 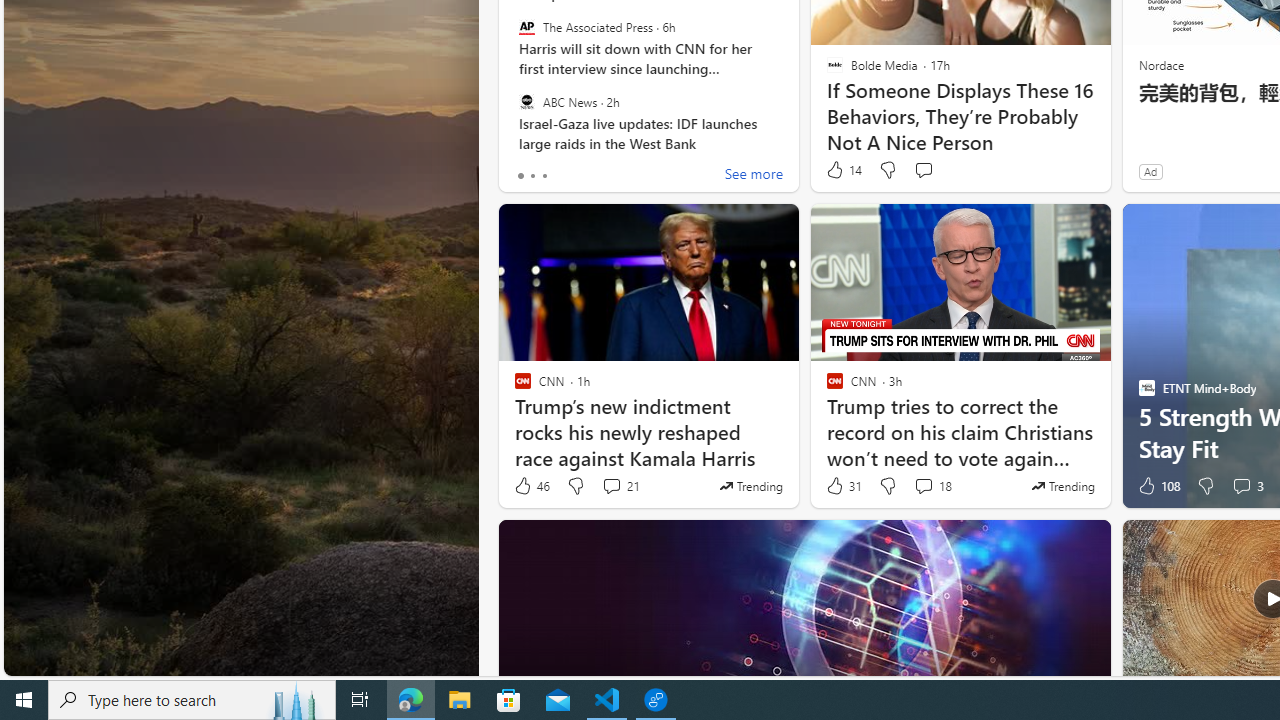 What do you see at coordinates (544, 175) in the screenshot?
I see `'tab-2'` at bounding box center [544, 175].